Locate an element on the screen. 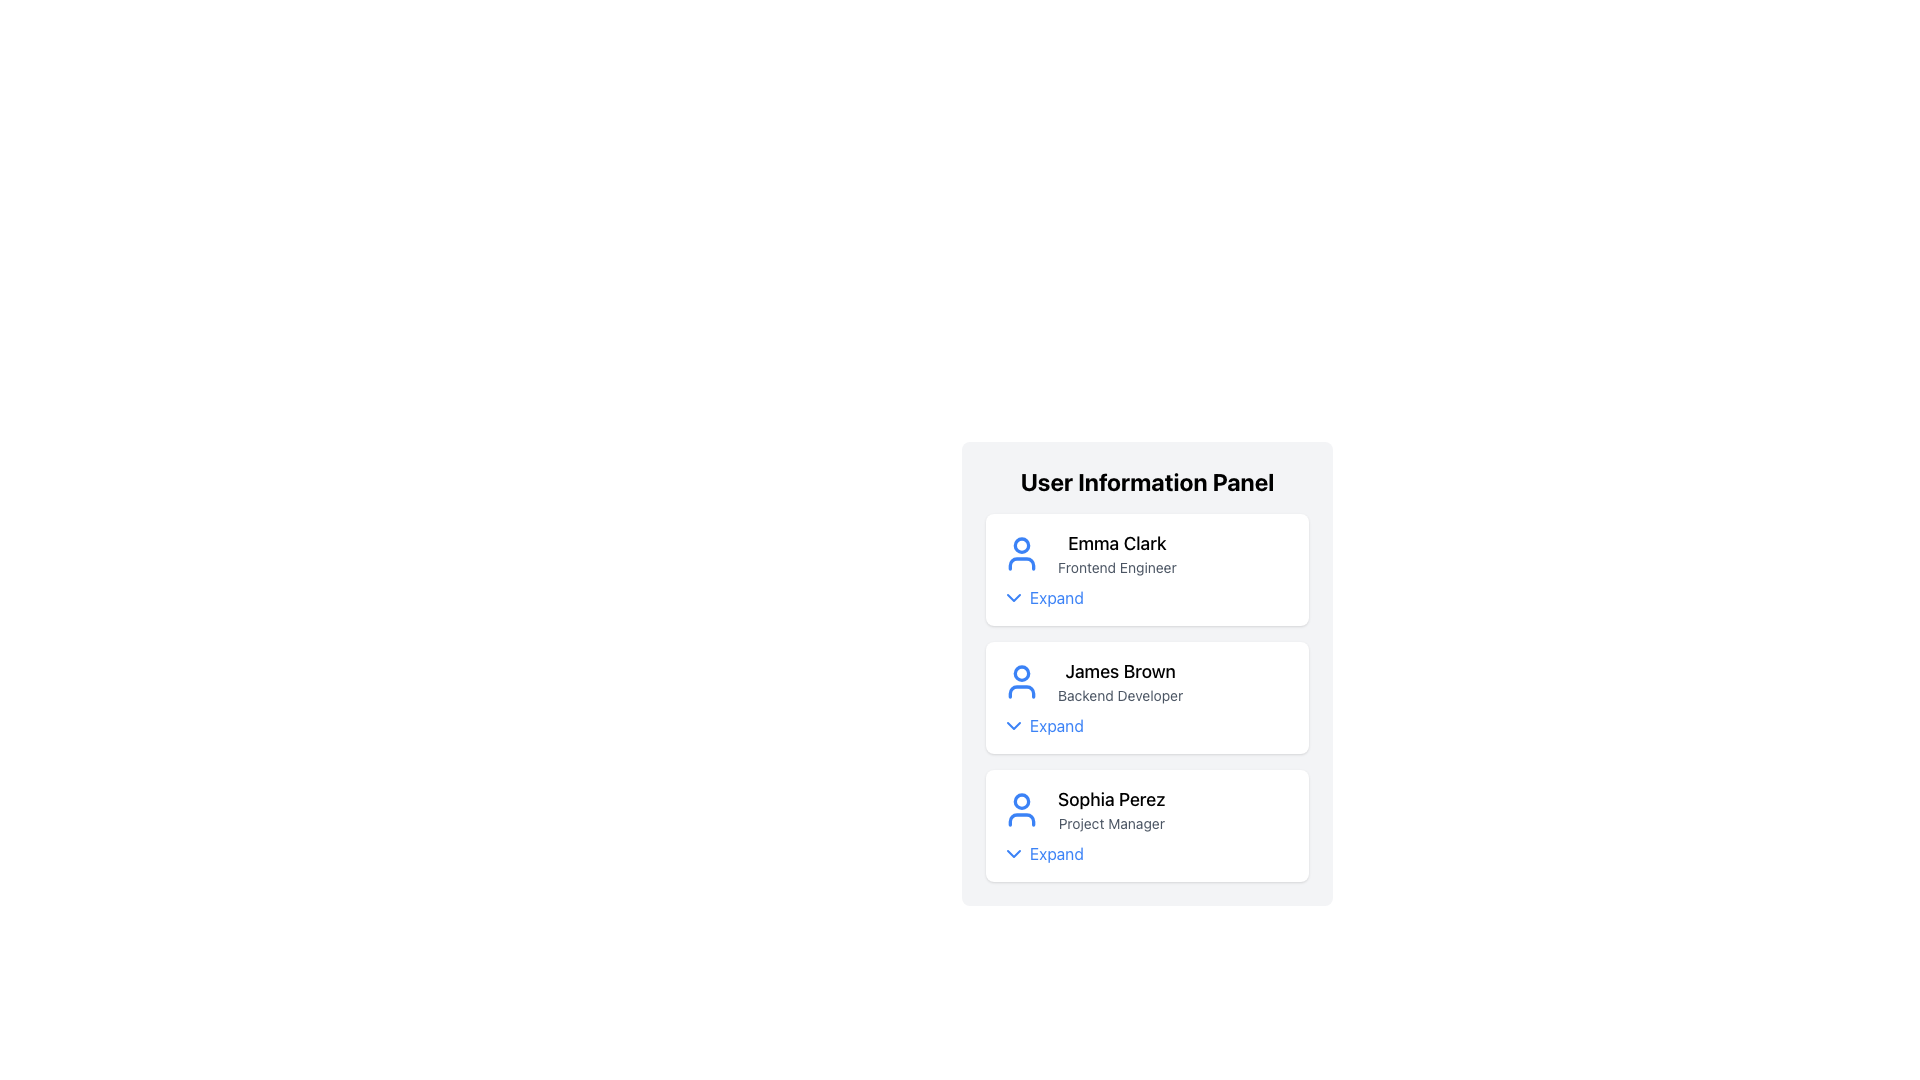  the downward-pointing chevron icon located next to the 'Expand' text in the third user detail card for 'Sophia Perez, Project Manager' is located at coordinates (1013, 853).